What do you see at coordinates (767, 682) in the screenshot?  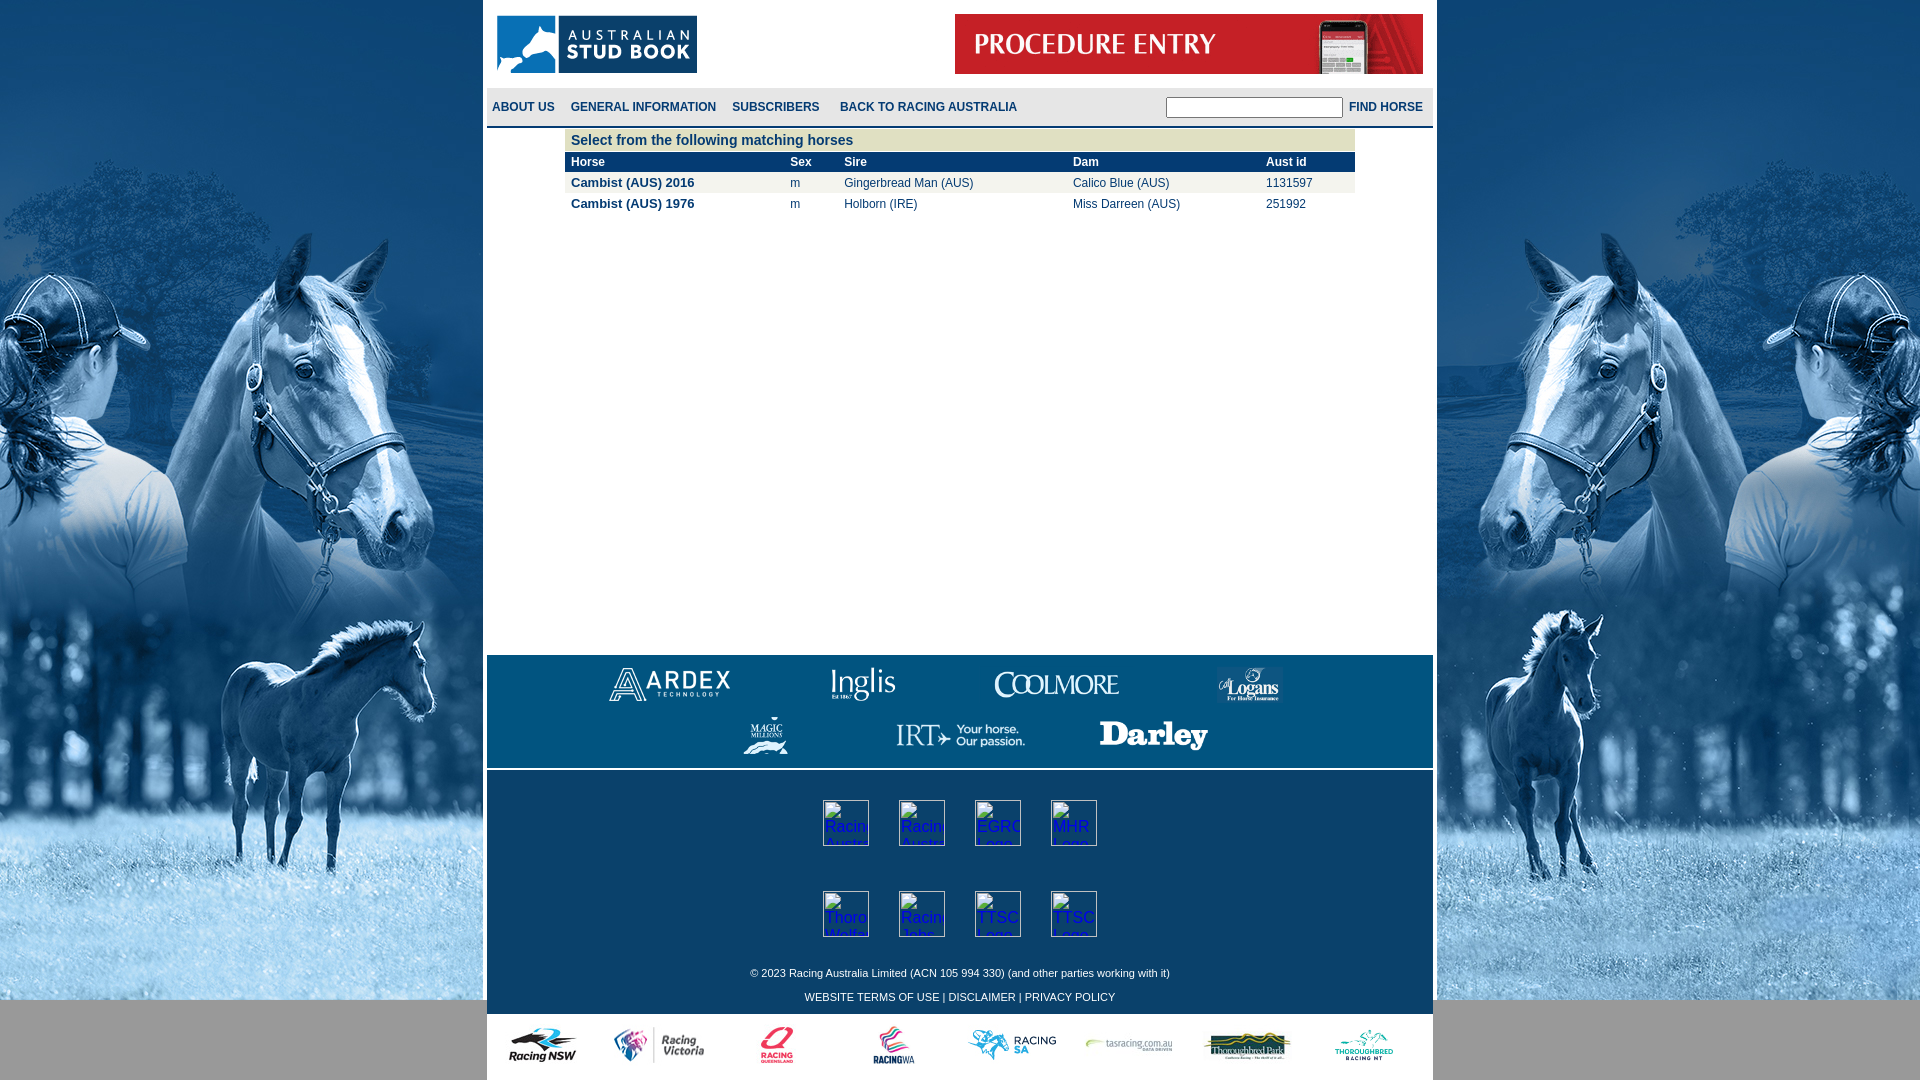 I see `'Inglis'` at bounding box center [767, 682].